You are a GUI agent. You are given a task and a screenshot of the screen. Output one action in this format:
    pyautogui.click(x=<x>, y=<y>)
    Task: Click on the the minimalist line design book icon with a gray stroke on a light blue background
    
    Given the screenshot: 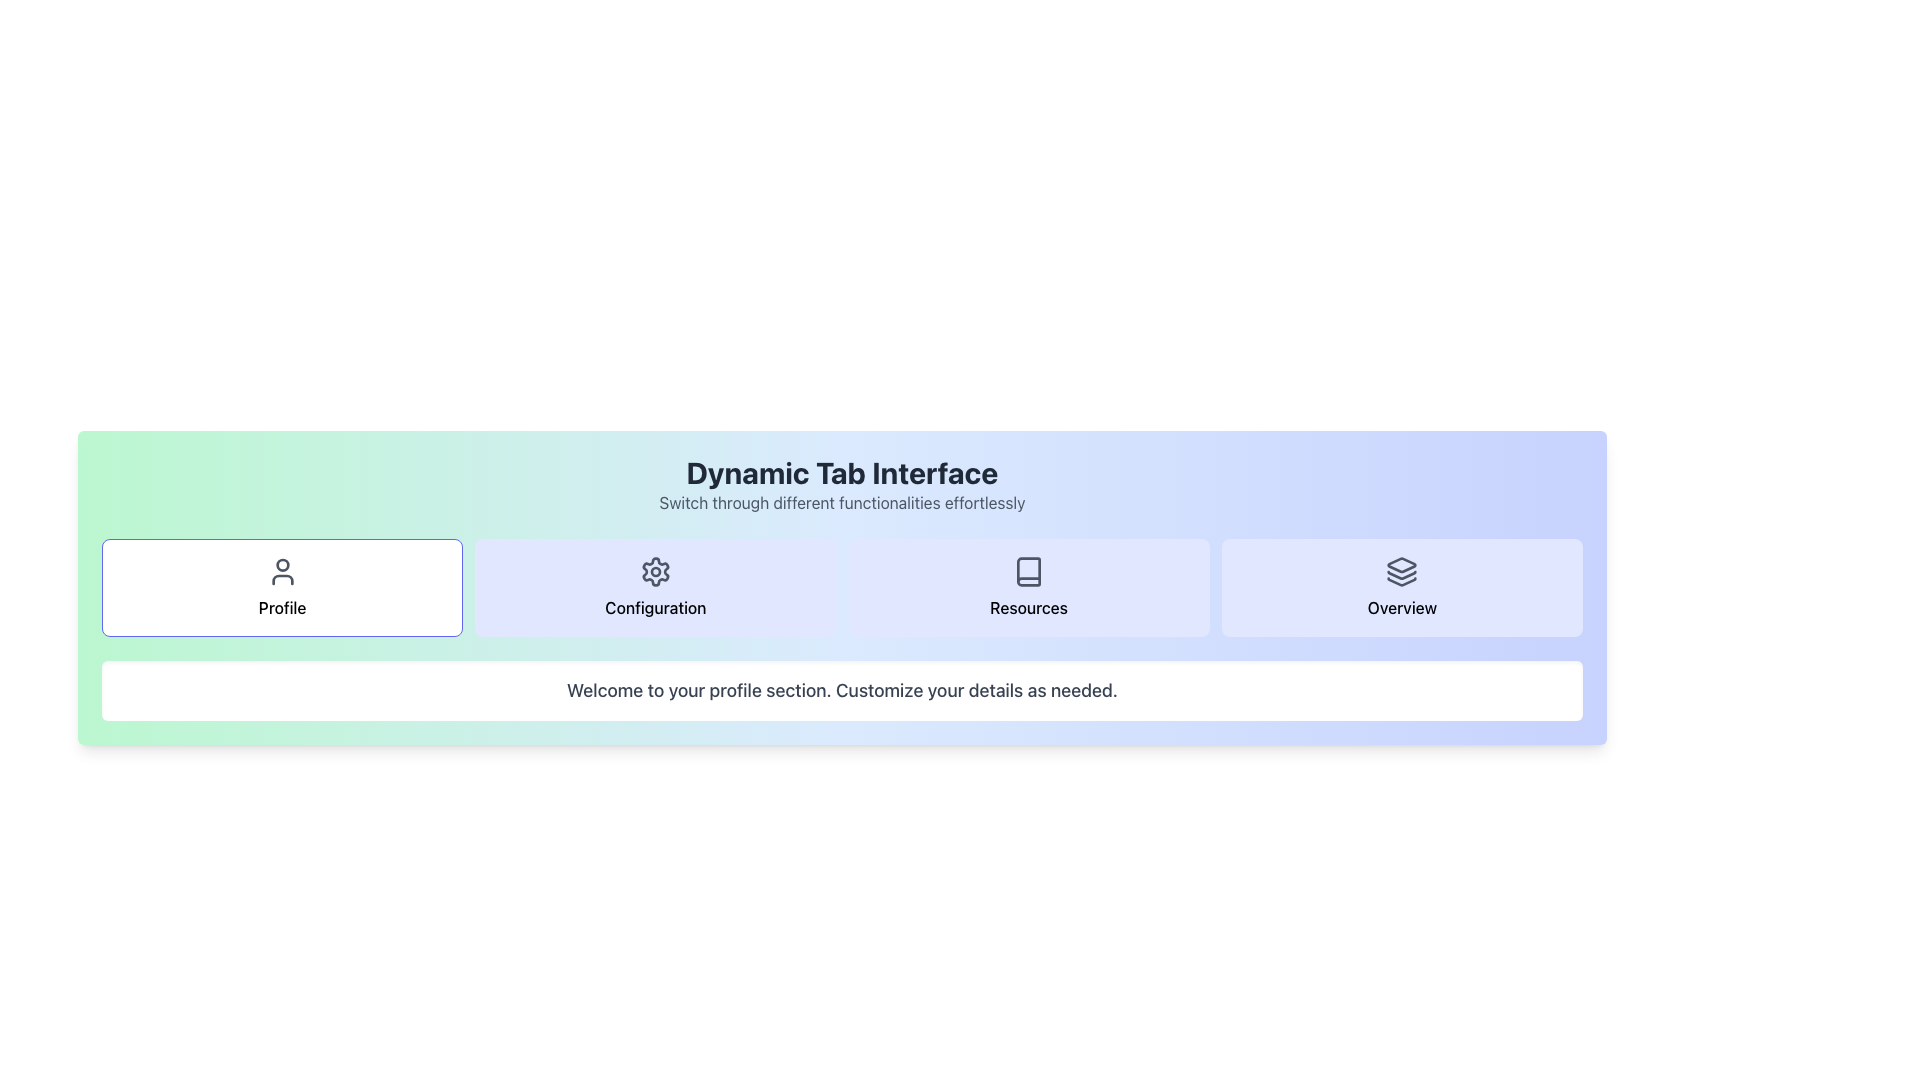 What is the action you would take?
    pyautogui.click(x=1029, y=571)
    